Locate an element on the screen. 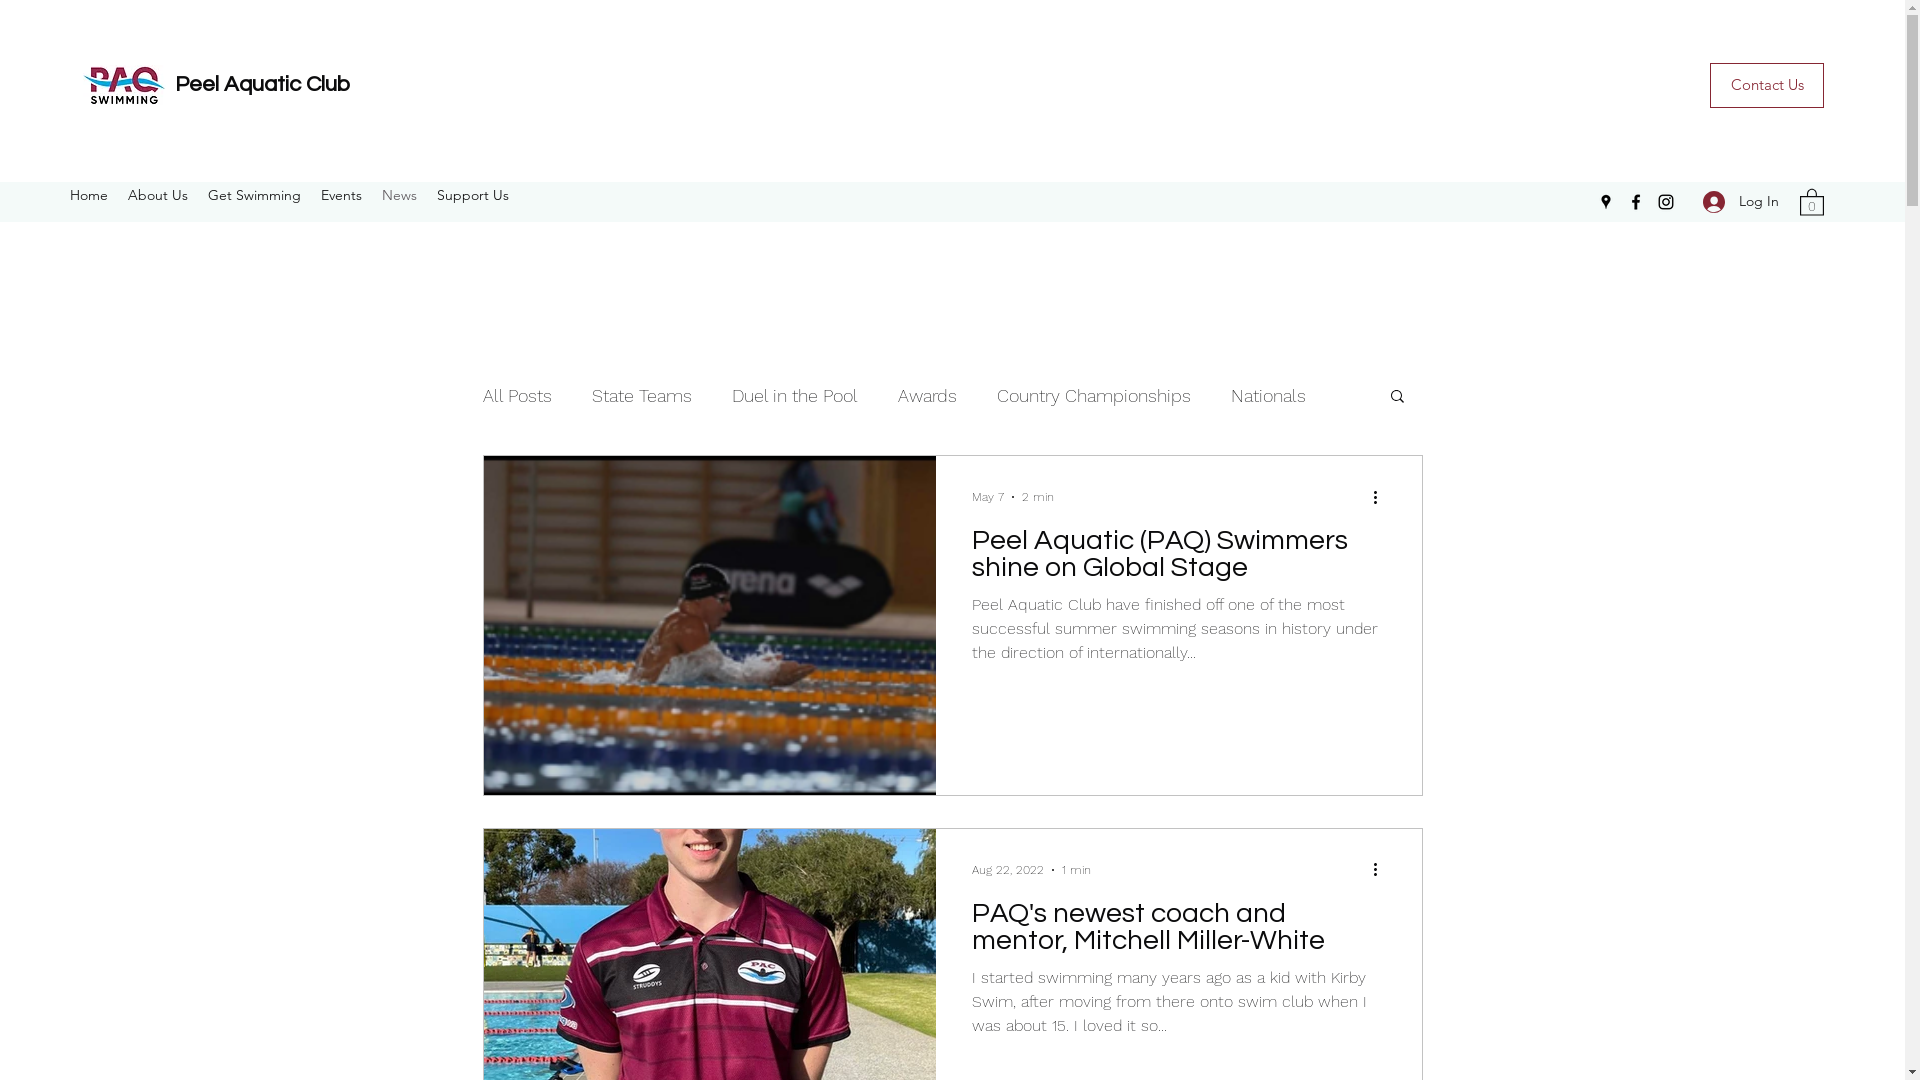 Image resolution: width=1920 pixels, height=1080 pixels. 'About Us' is located at coordinates (157, 195).